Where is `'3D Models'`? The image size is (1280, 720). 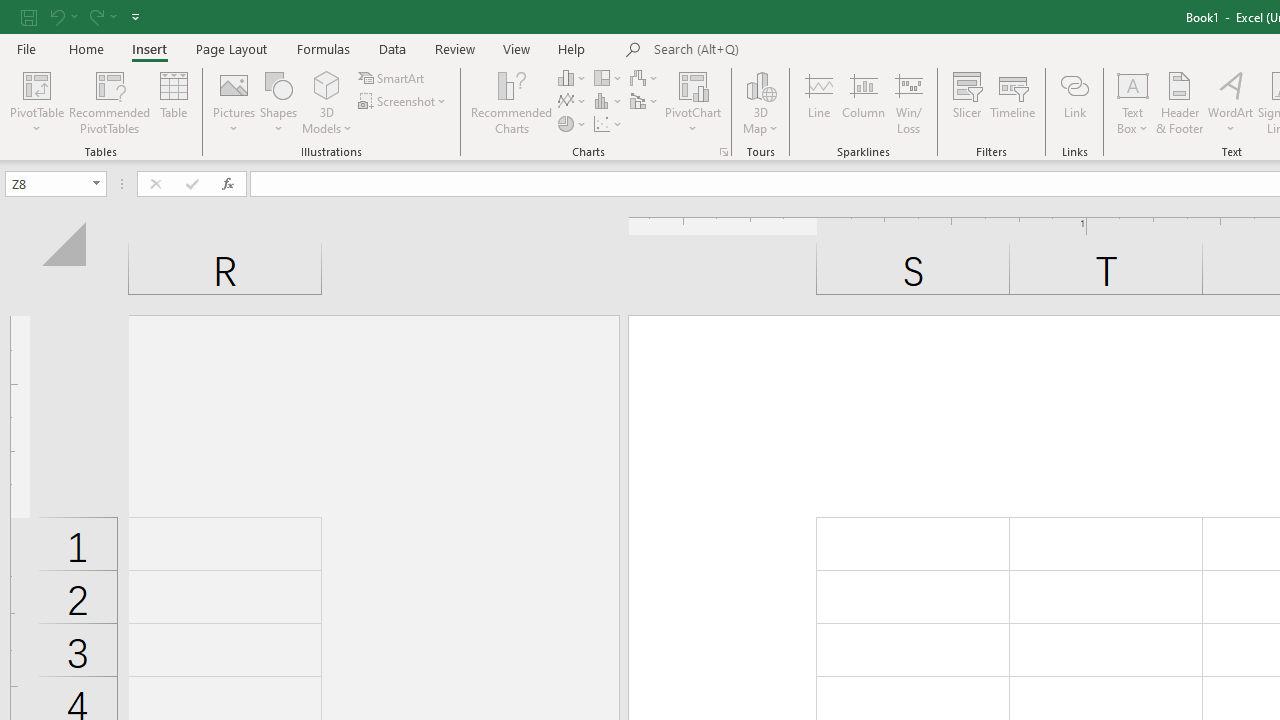 '3D Models' is located at coordinates (327, 103).